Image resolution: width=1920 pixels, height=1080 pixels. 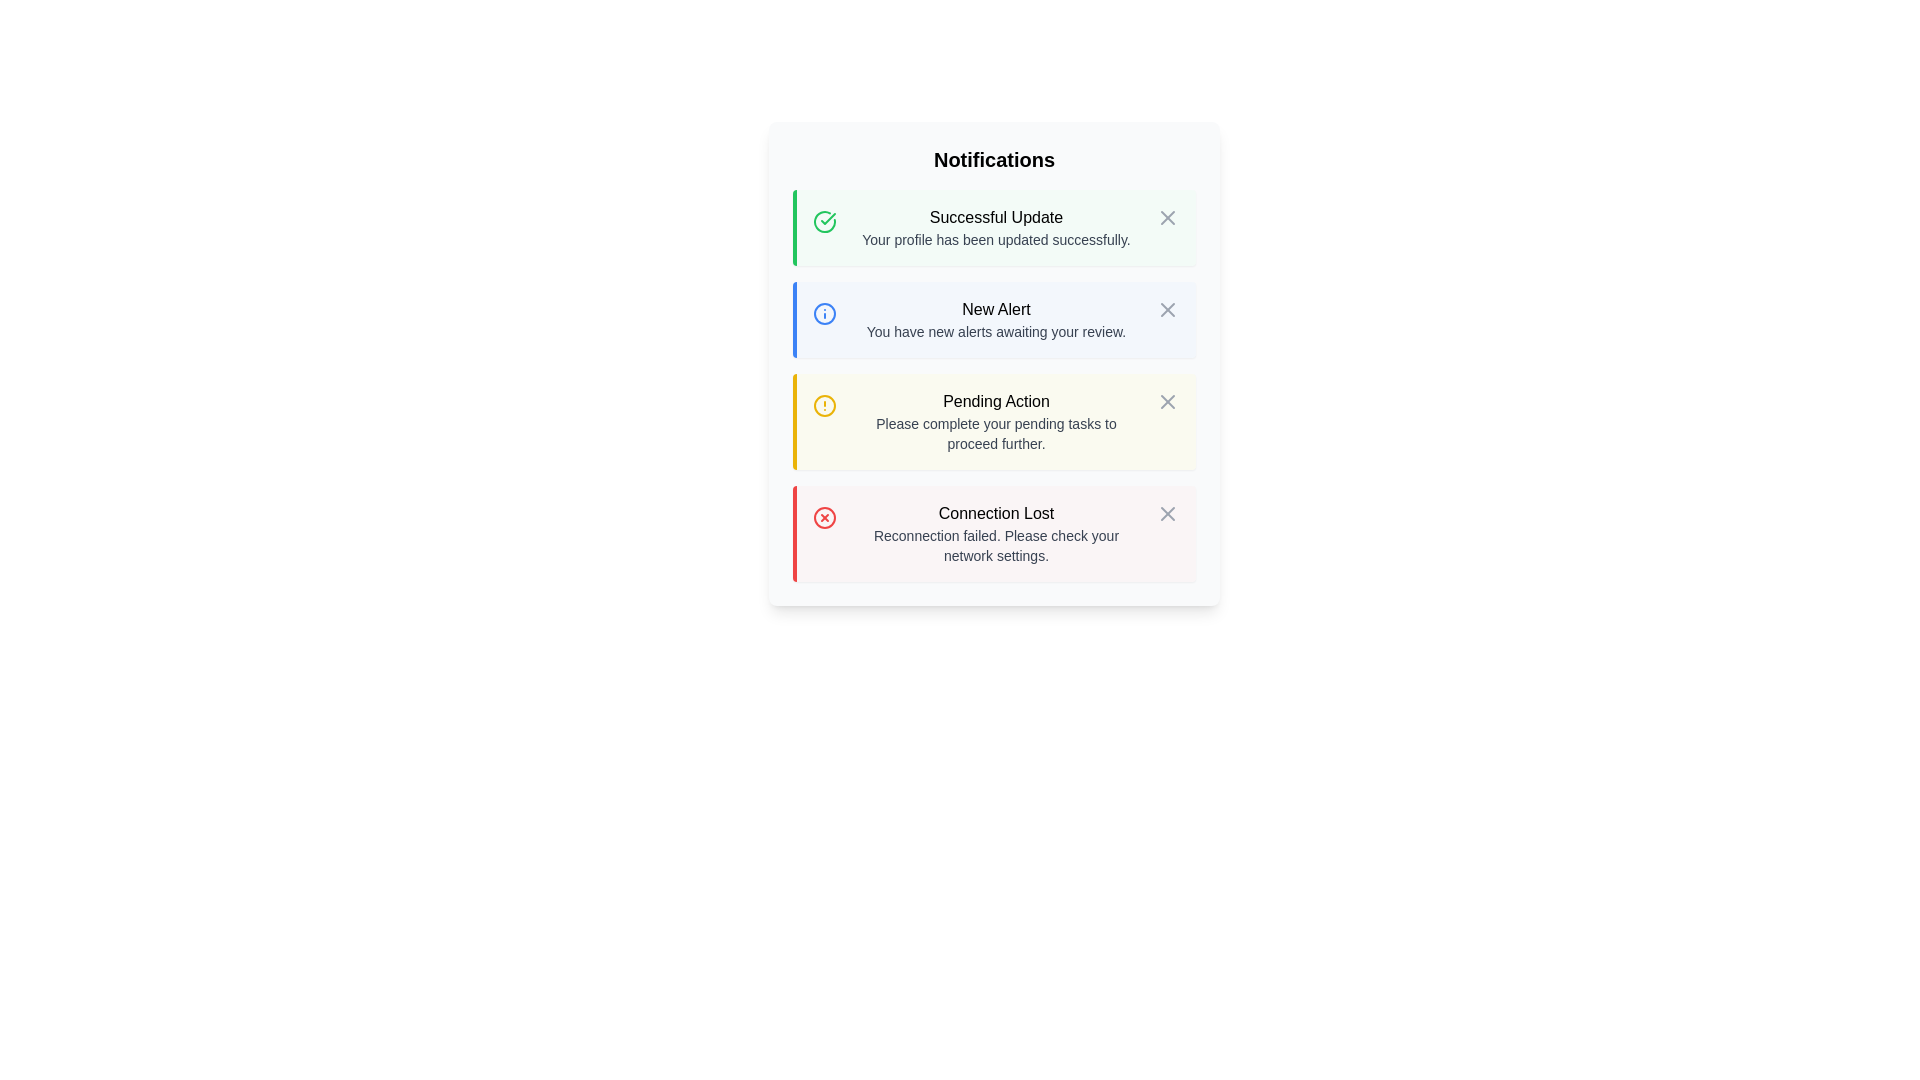 What do you see at coordinates (996, 226) in the screenshot?
I see `text content of the Notification Message Display that conveys a success notification about the user's profile update, located in the Notifications section` at bounding box center [996, 226].